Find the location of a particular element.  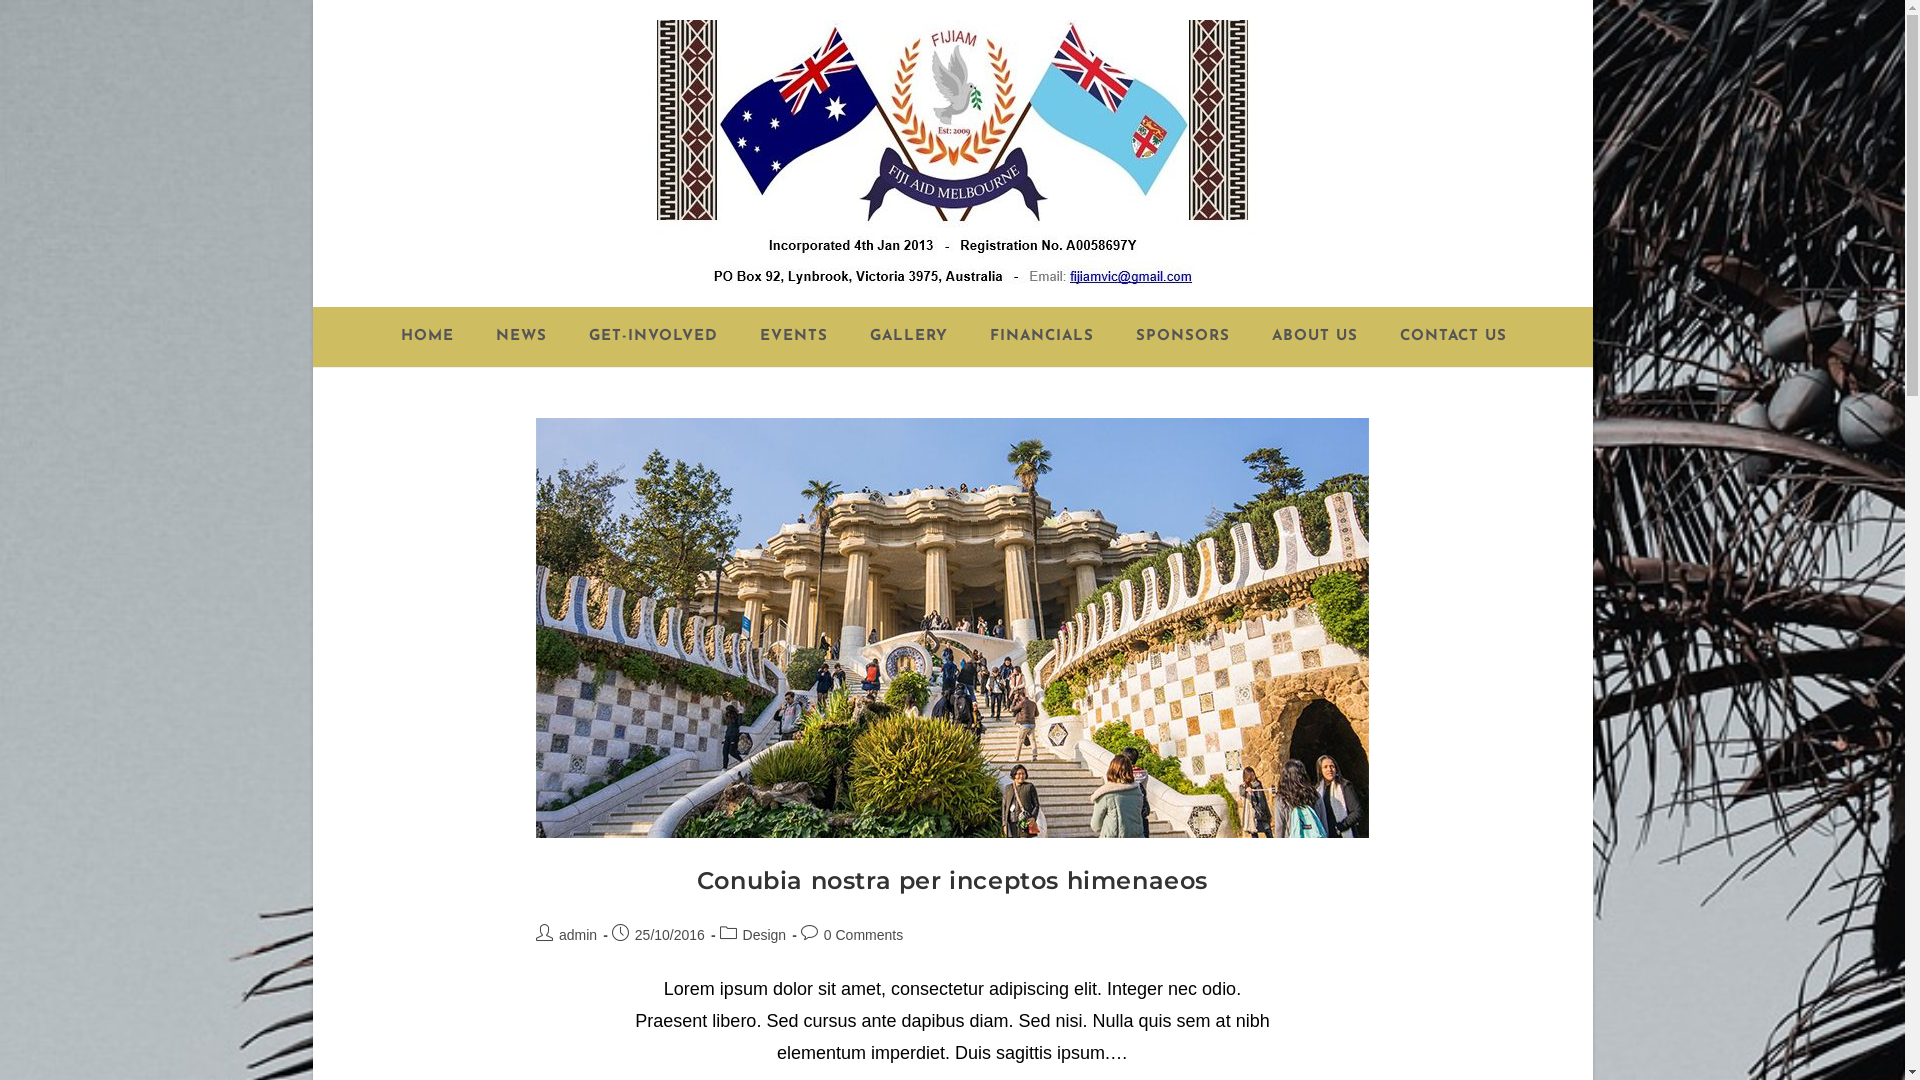

'NEWS' is located at coordinates (520, 335).